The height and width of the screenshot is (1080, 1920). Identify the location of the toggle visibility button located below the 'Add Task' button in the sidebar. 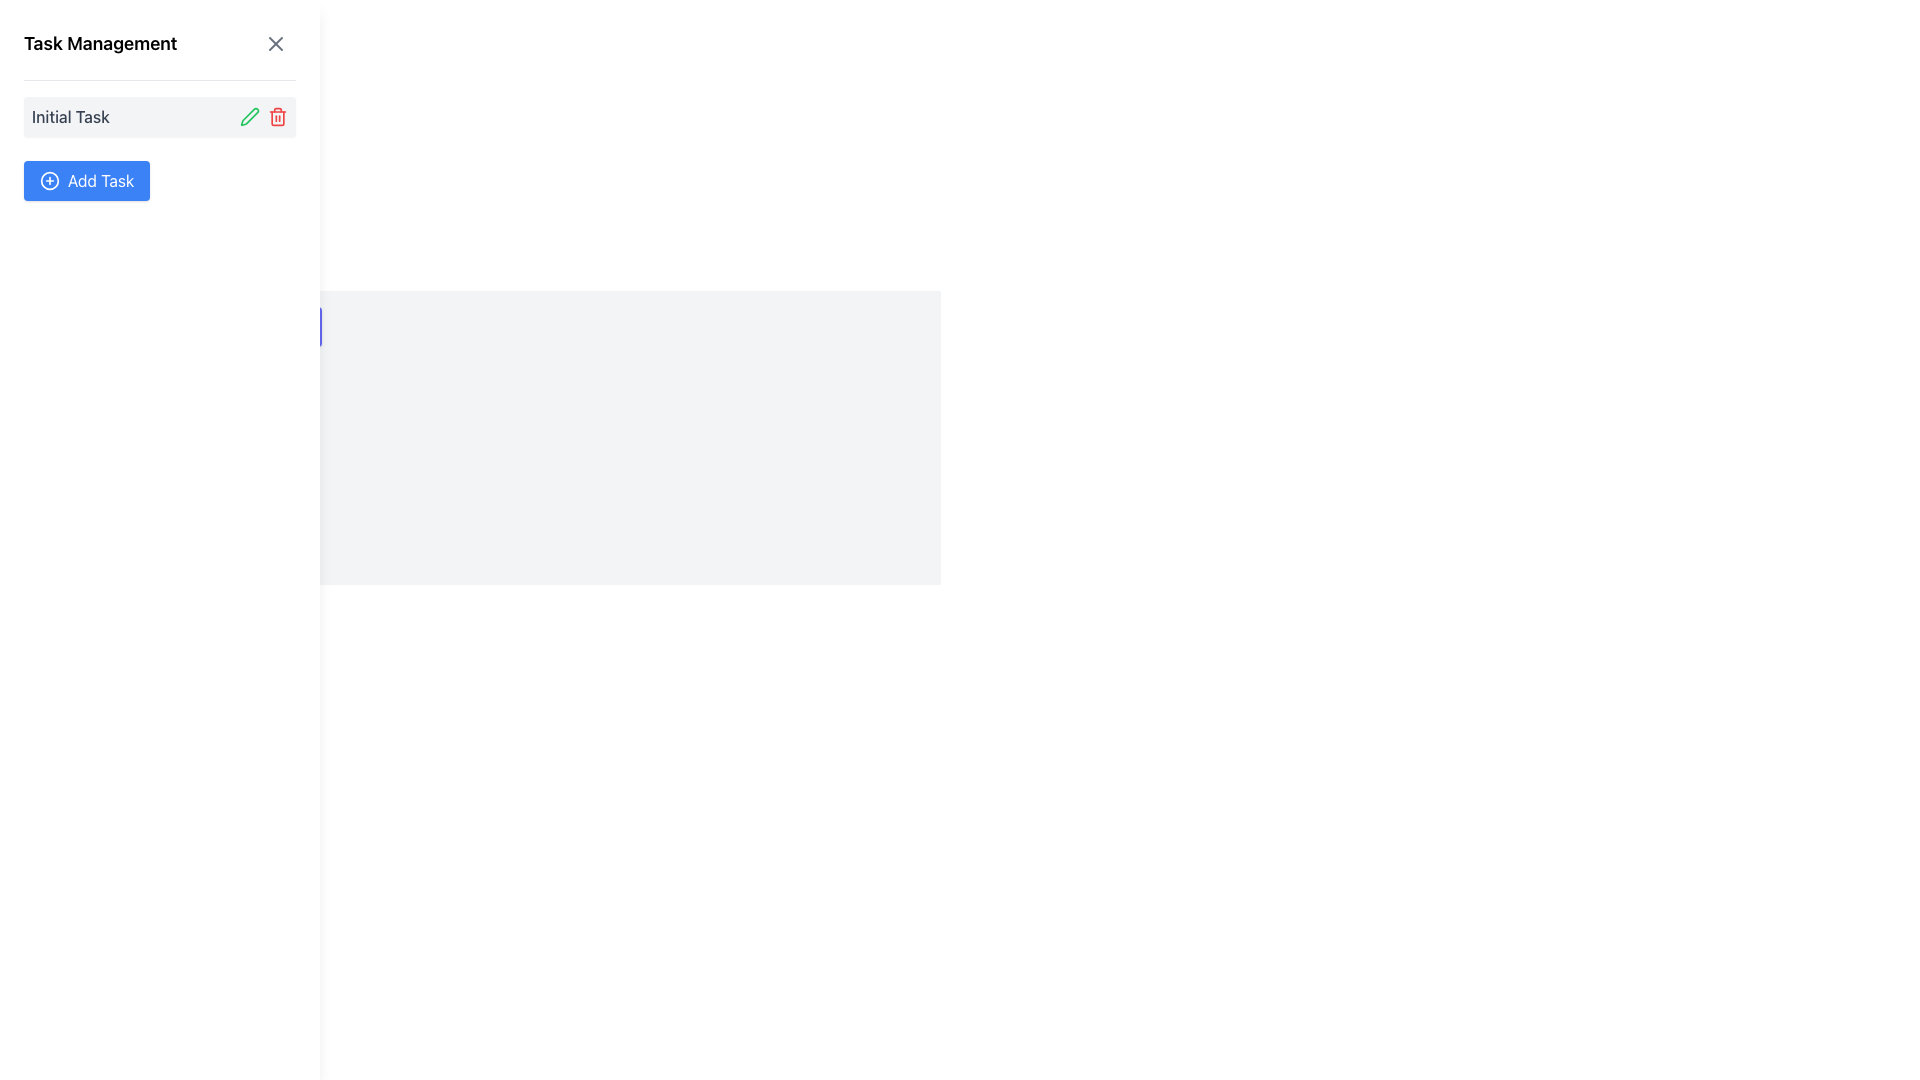
(244, 326).